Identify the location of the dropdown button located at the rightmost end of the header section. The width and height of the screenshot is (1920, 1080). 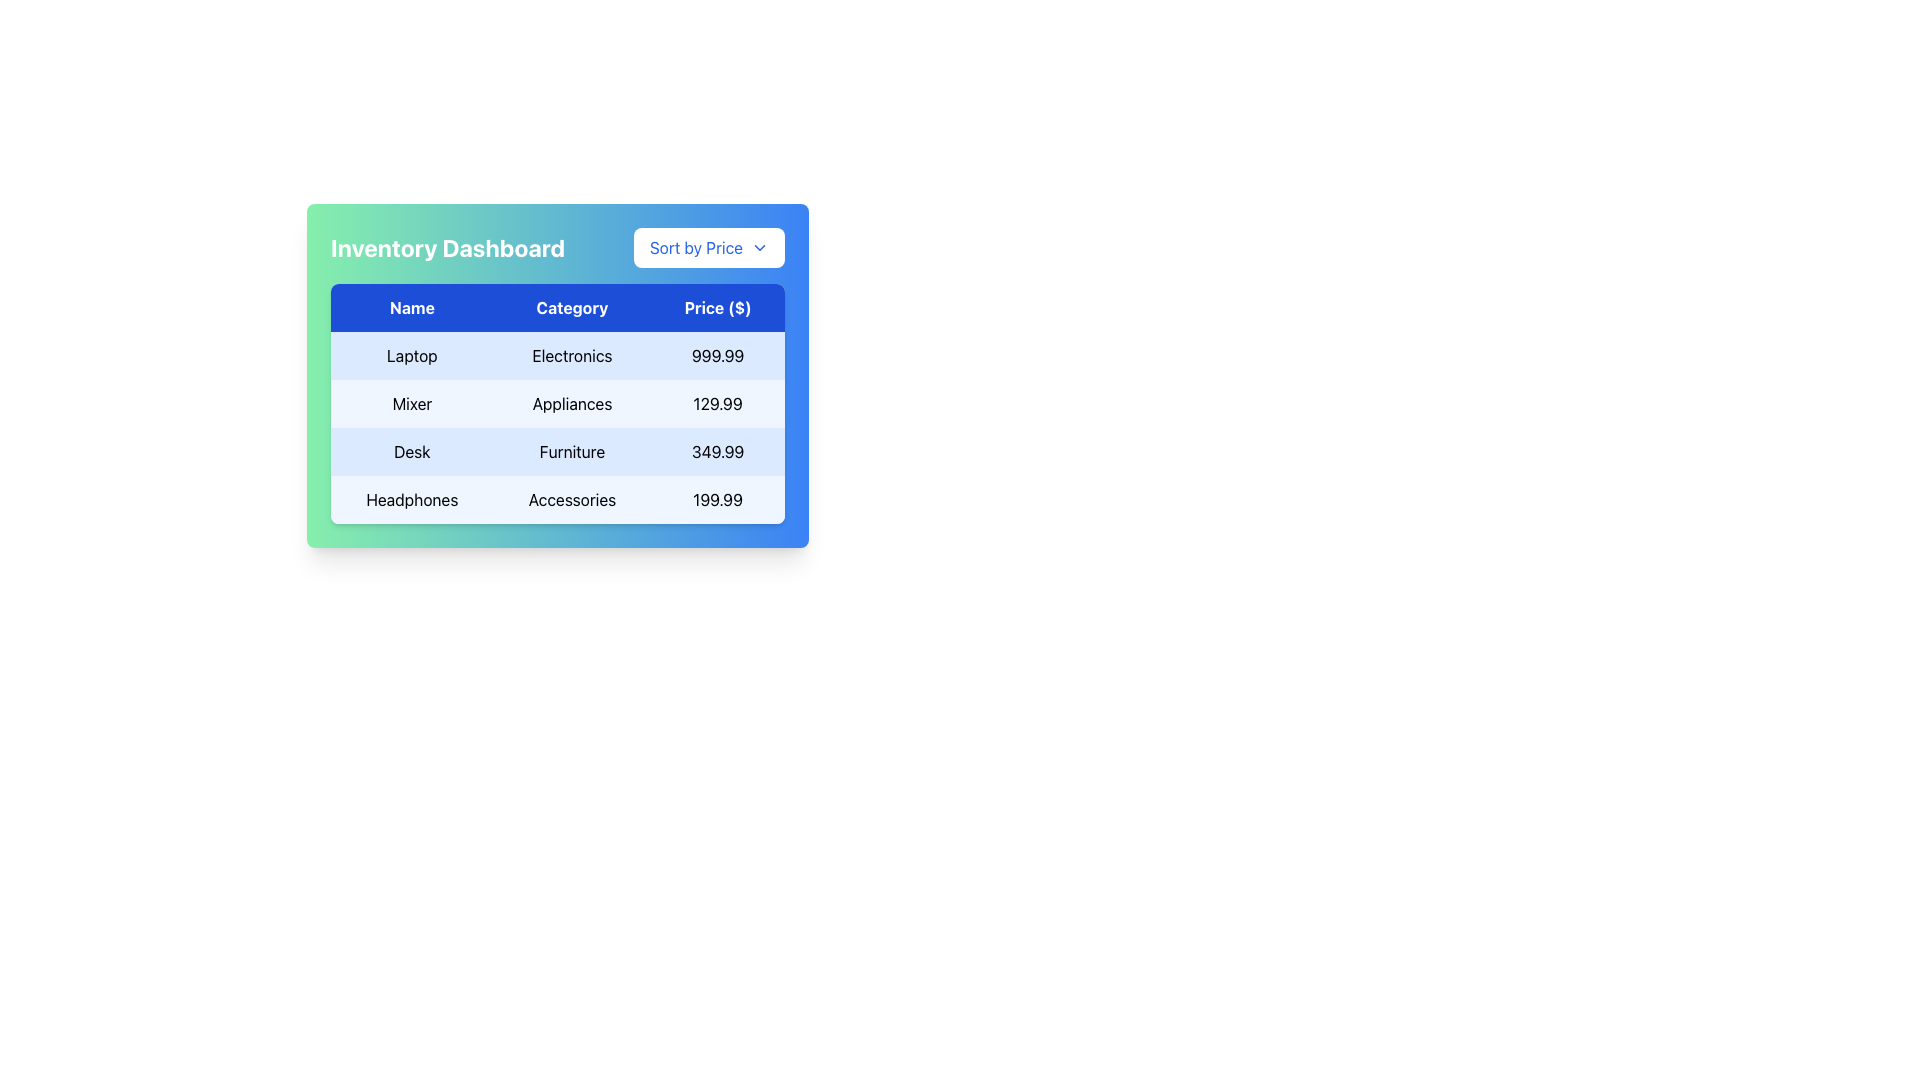
(709, 246).